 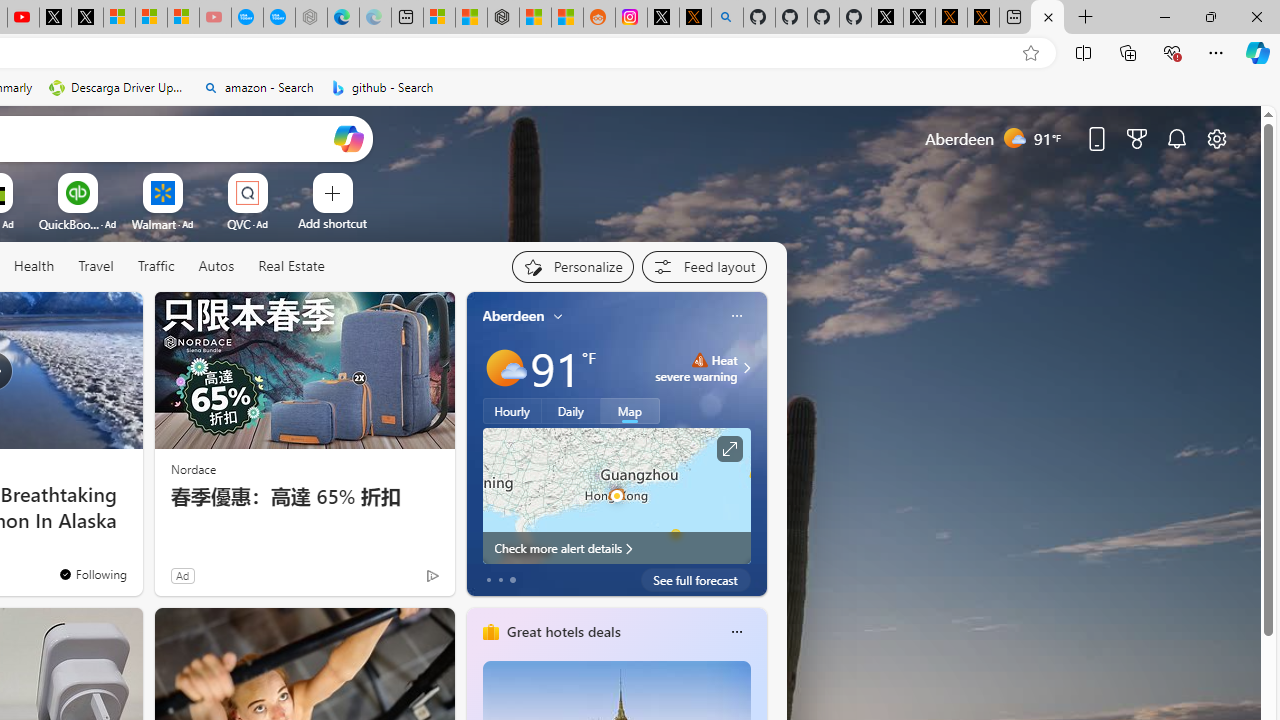 What do you see at coordinates (95, 266) in the screenshot?
I see `'Travel'` at bounding box center [95, 266].